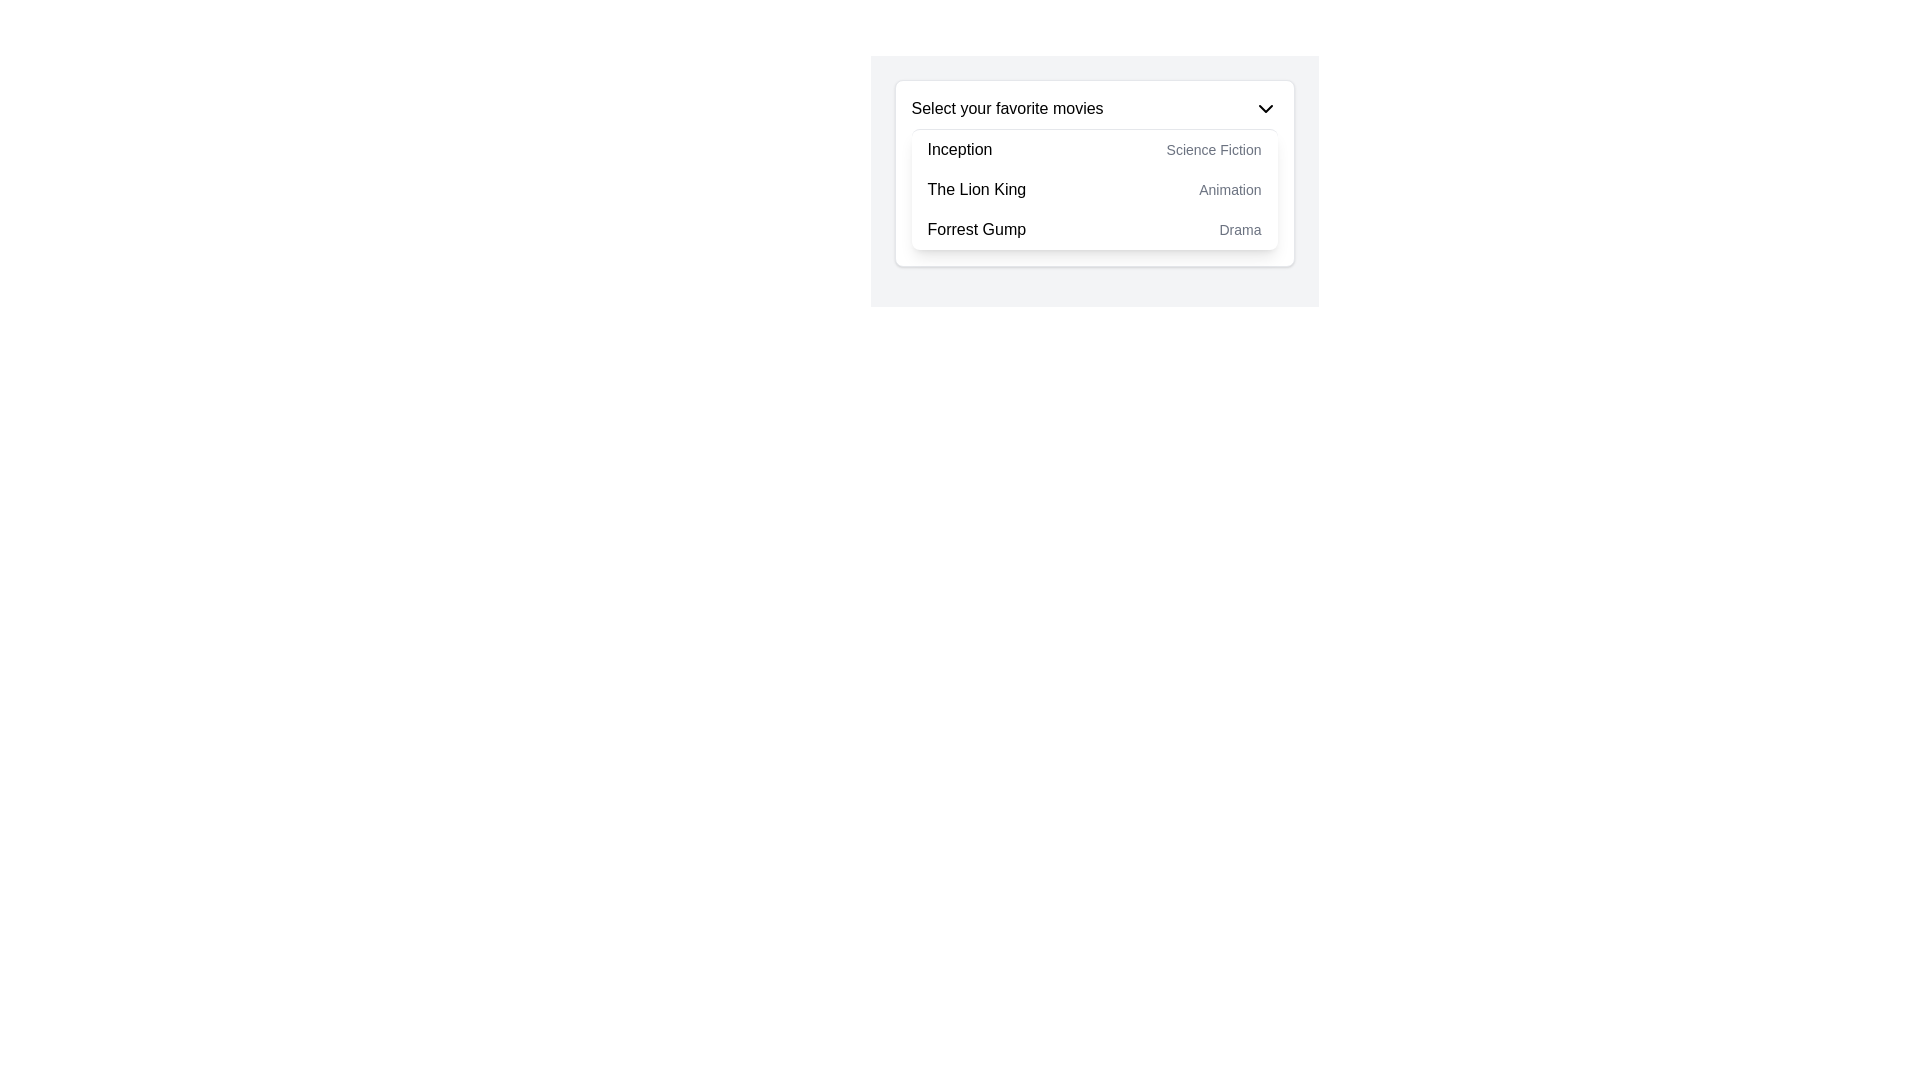  What do you see at coordinates (1264, 108) in the screenshot?
I see `the downward-facing arrow icon located to the right of the text 'Select your favorite movies'` at bounding box center [1264, 108].